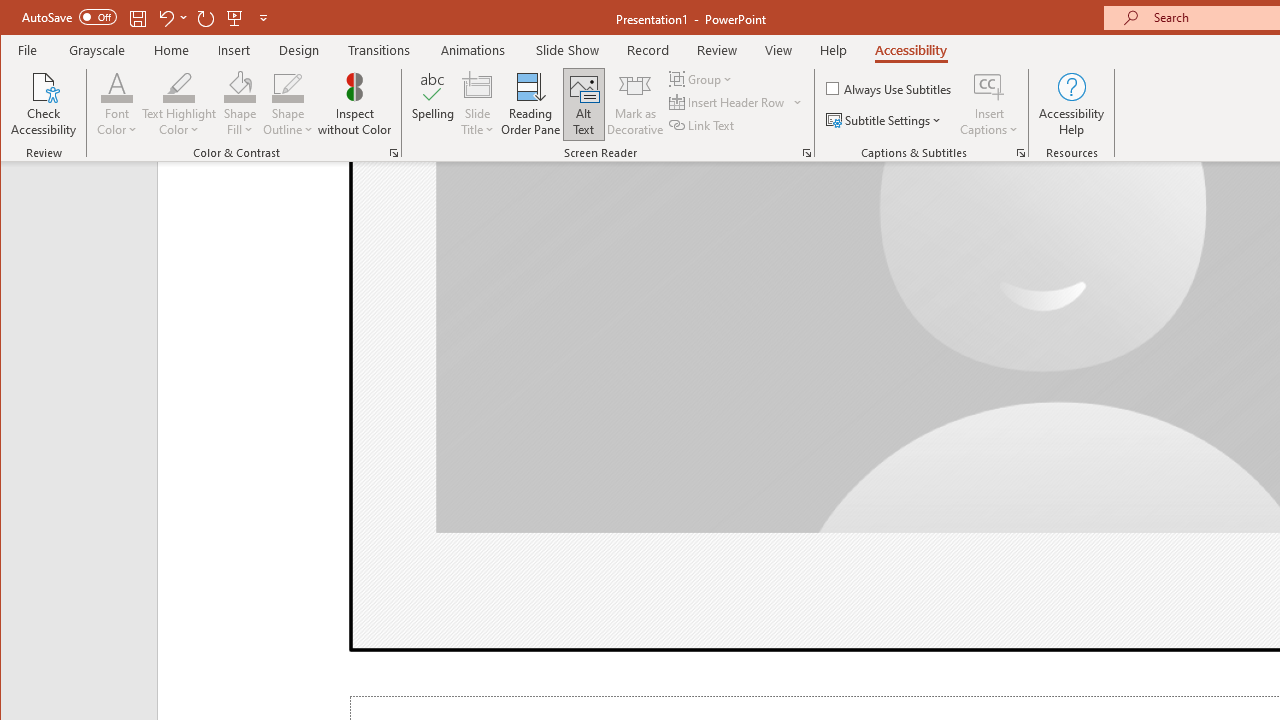 The height and width of the screenshot is (720, 1280). I want to click on 'Group', so click(702, 78).